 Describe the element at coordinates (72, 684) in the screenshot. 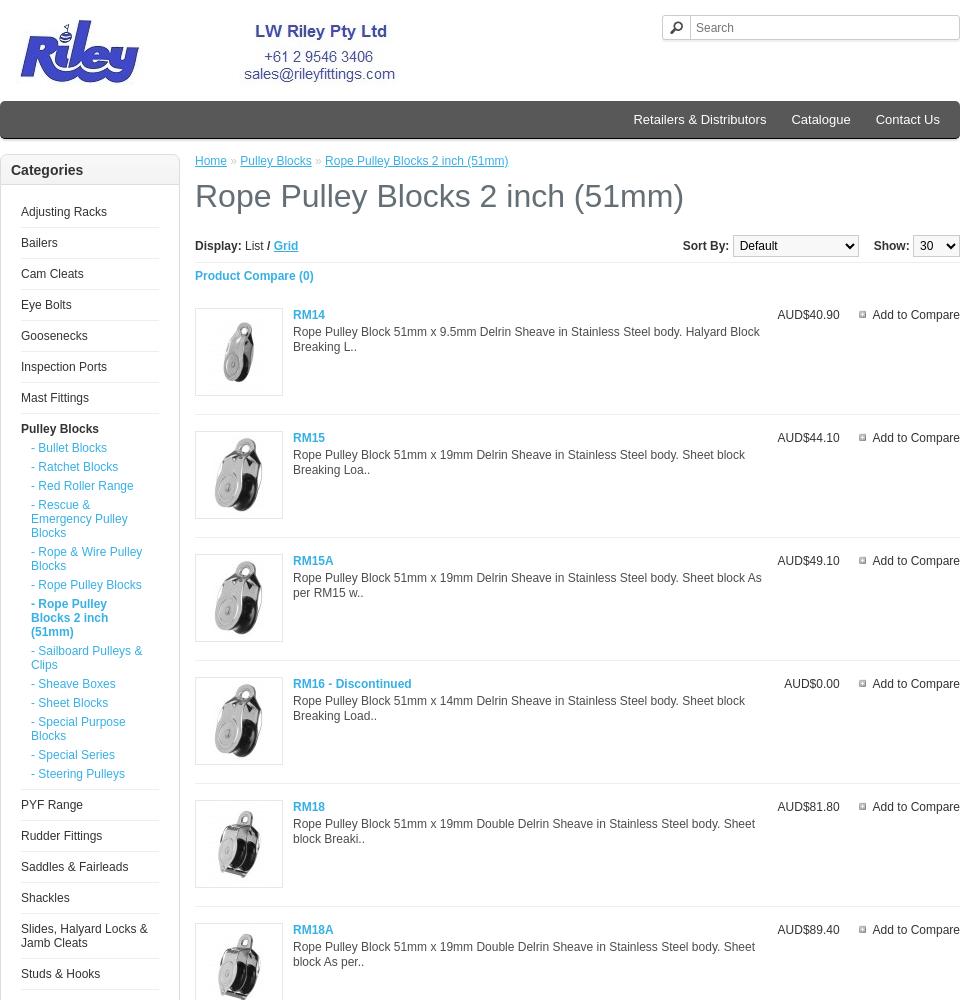

I see `'- Sheave Boxes'` at that location.